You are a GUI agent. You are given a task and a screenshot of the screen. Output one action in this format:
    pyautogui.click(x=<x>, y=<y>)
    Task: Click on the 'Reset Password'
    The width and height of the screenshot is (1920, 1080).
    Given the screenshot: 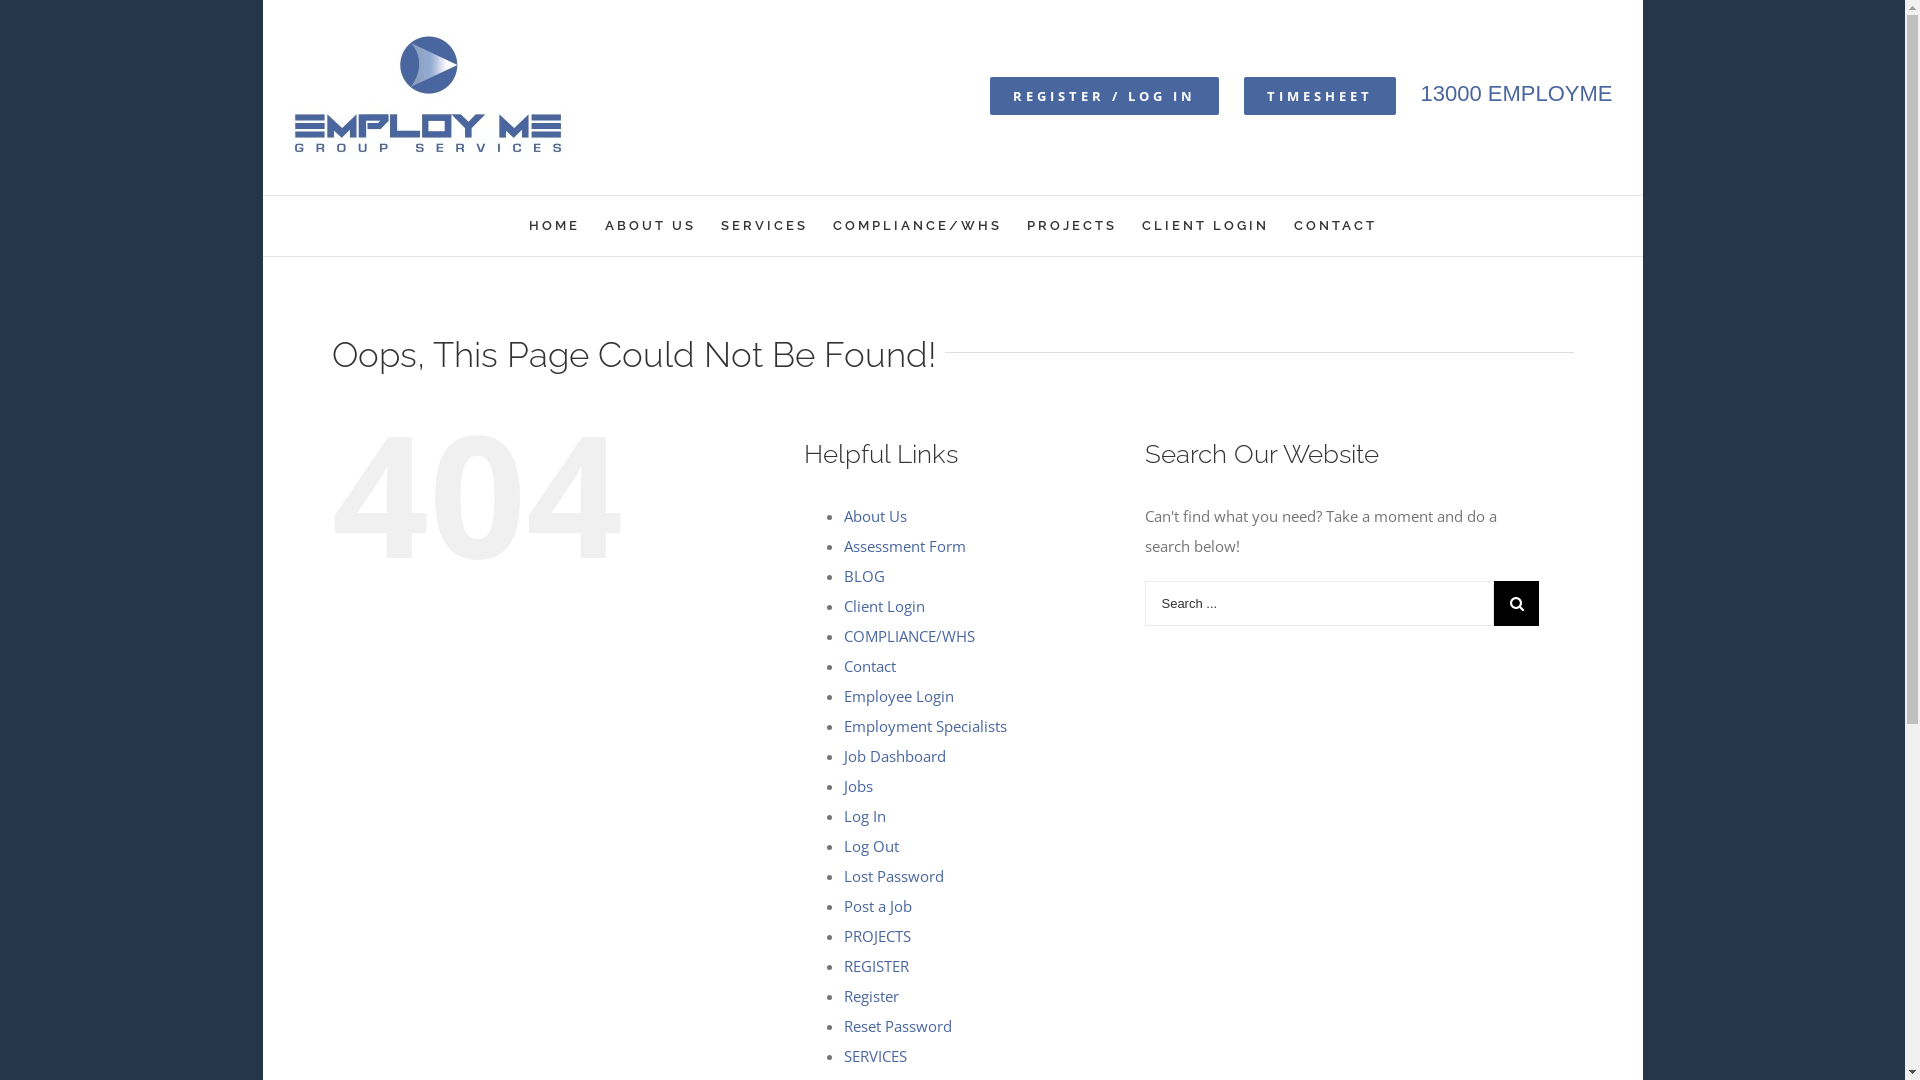 What is the action you would take?
    pyautogui.click(x=896, y=1026)
    